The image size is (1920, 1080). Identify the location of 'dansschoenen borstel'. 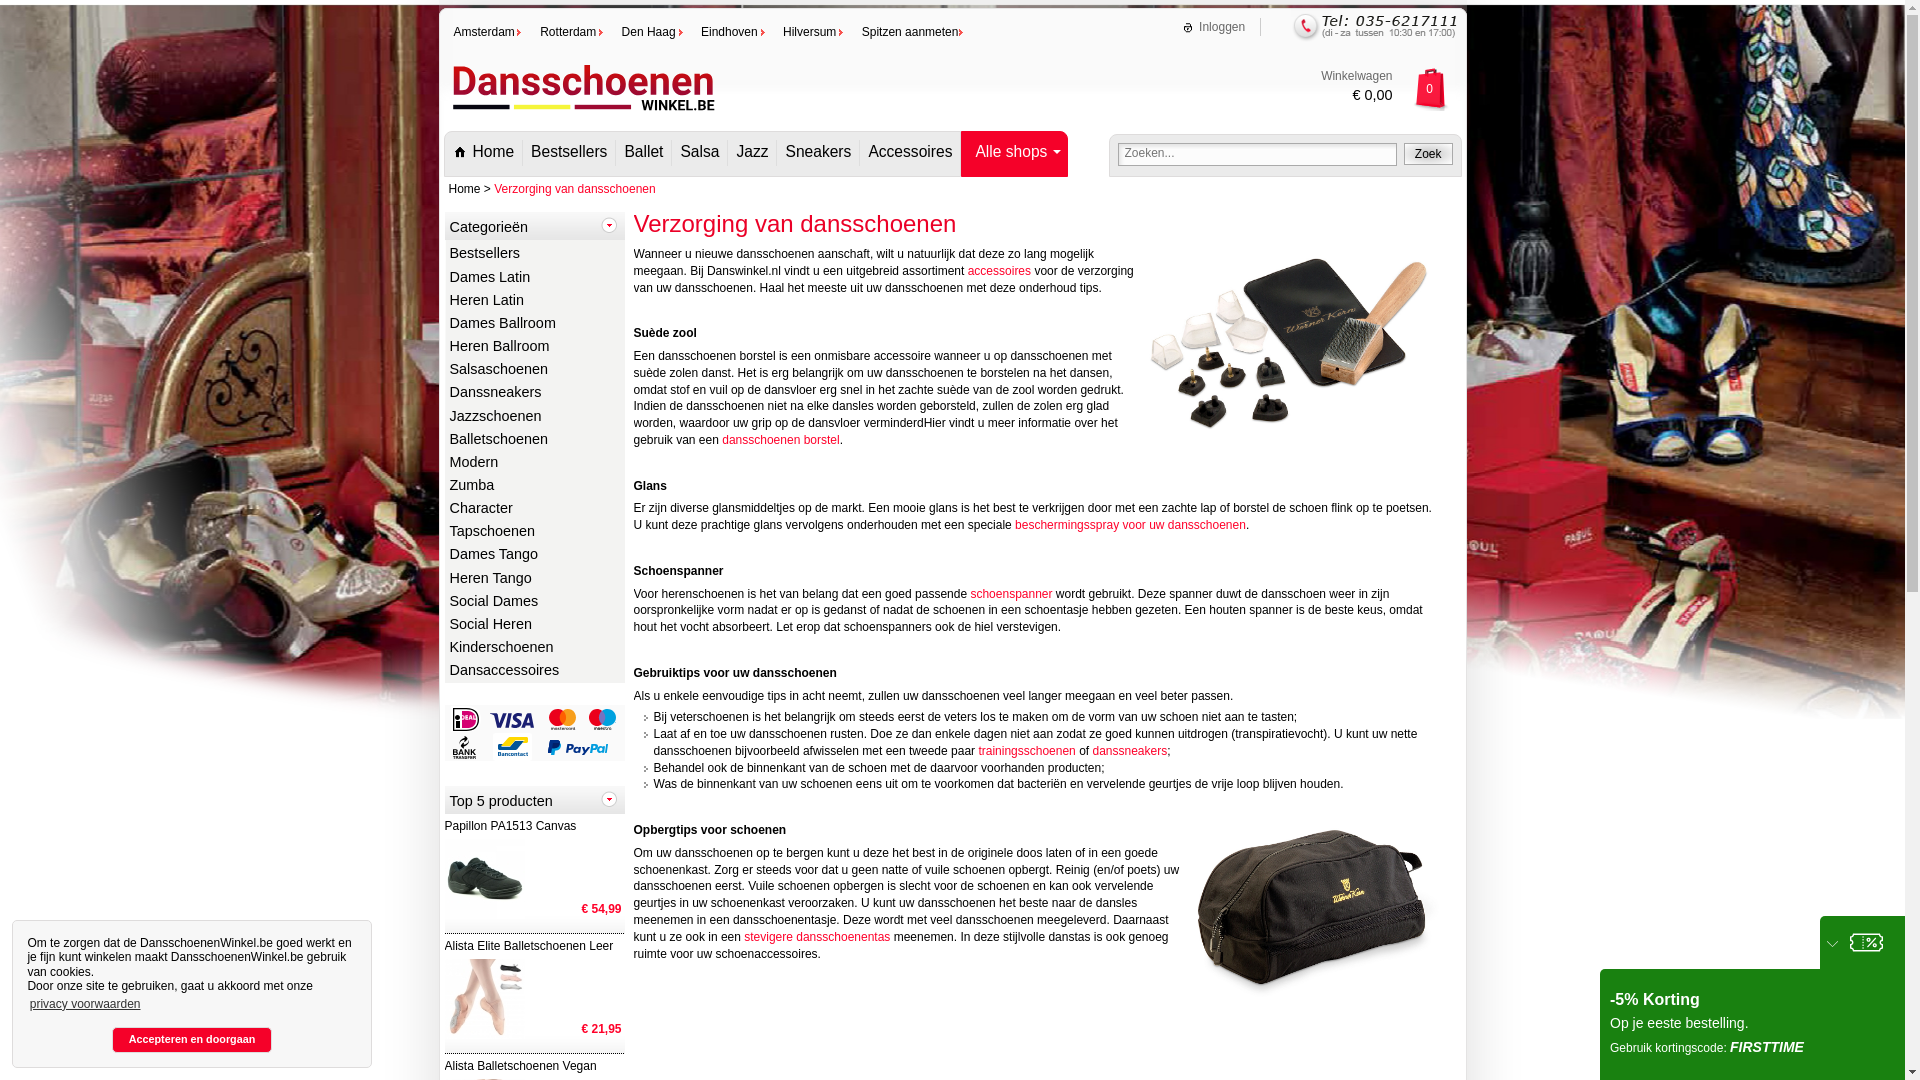
(779, 438).